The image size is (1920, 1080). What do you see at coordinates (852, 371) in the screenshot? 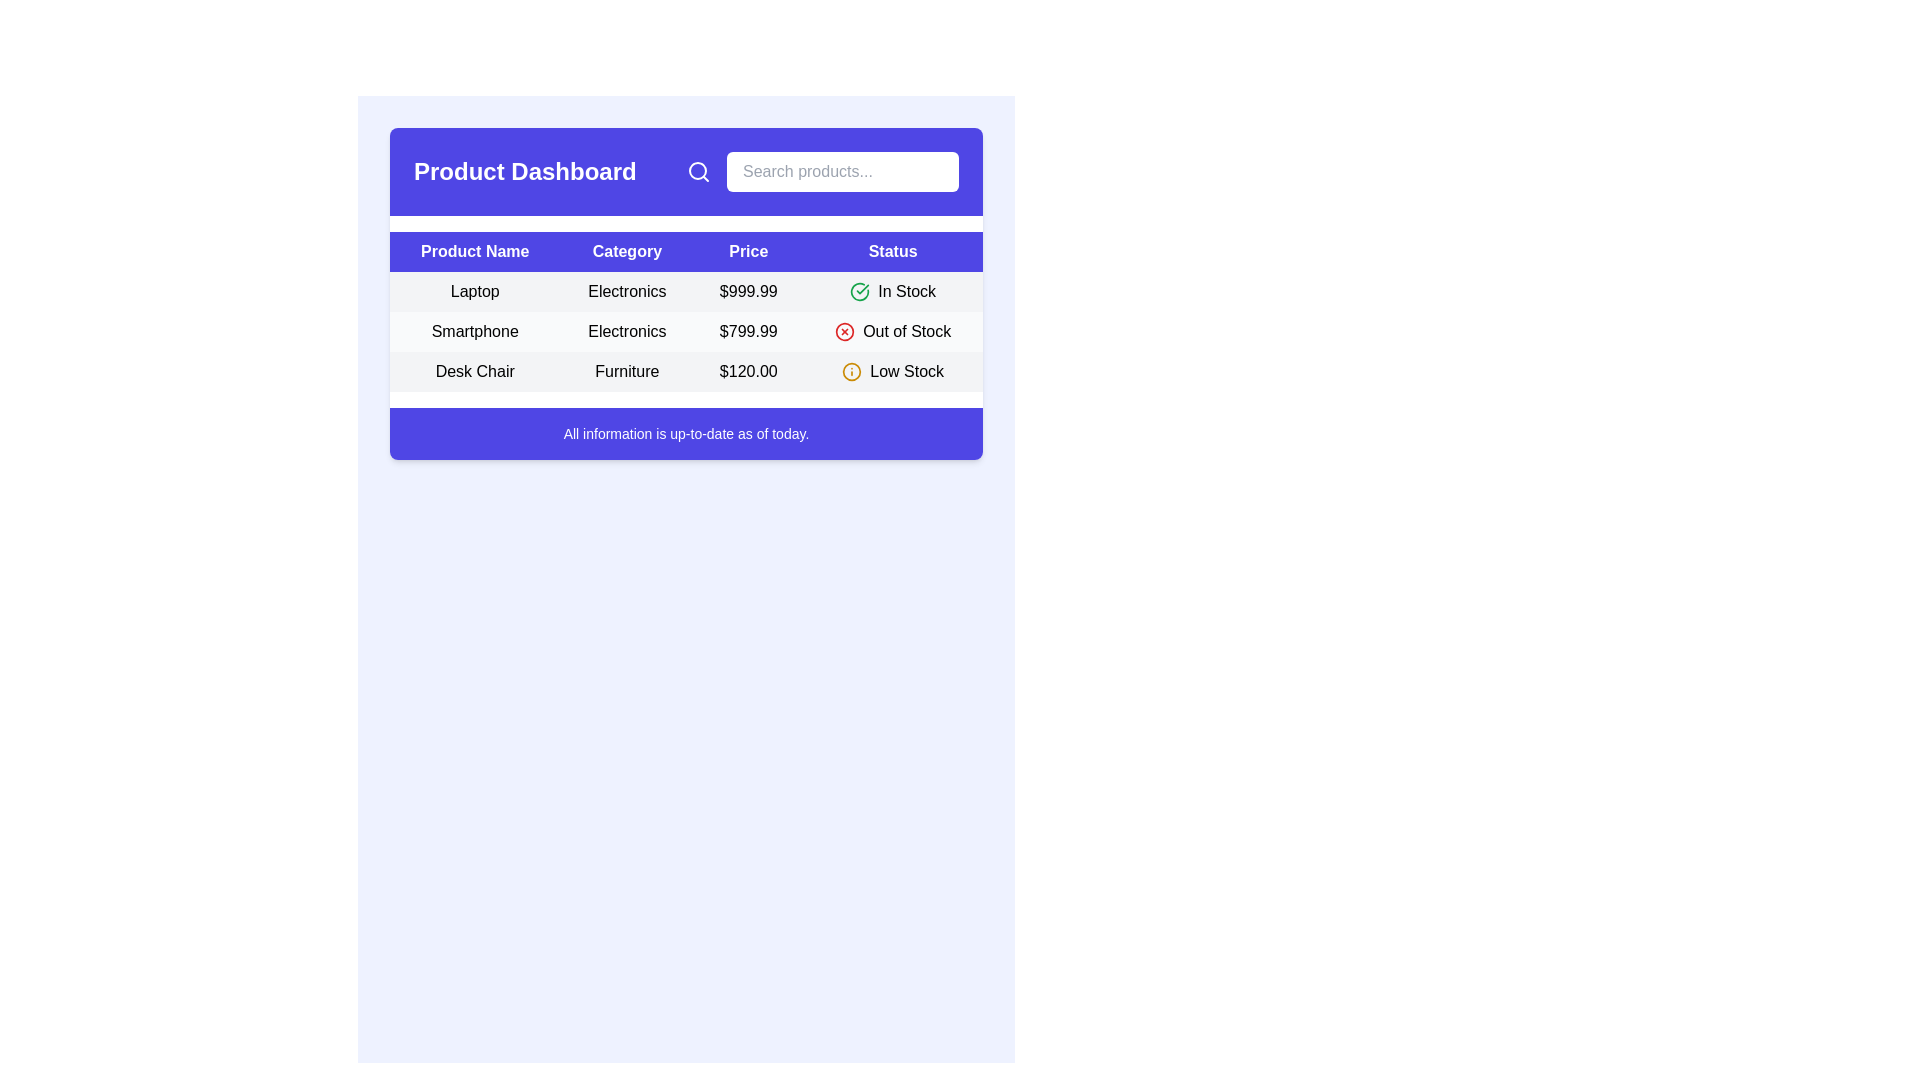
I see `the informational indicator icon for 'Low Stock' status located to the left of the text label in the Status column of the last row in the dashboard table` at bounding box center [852, 371].